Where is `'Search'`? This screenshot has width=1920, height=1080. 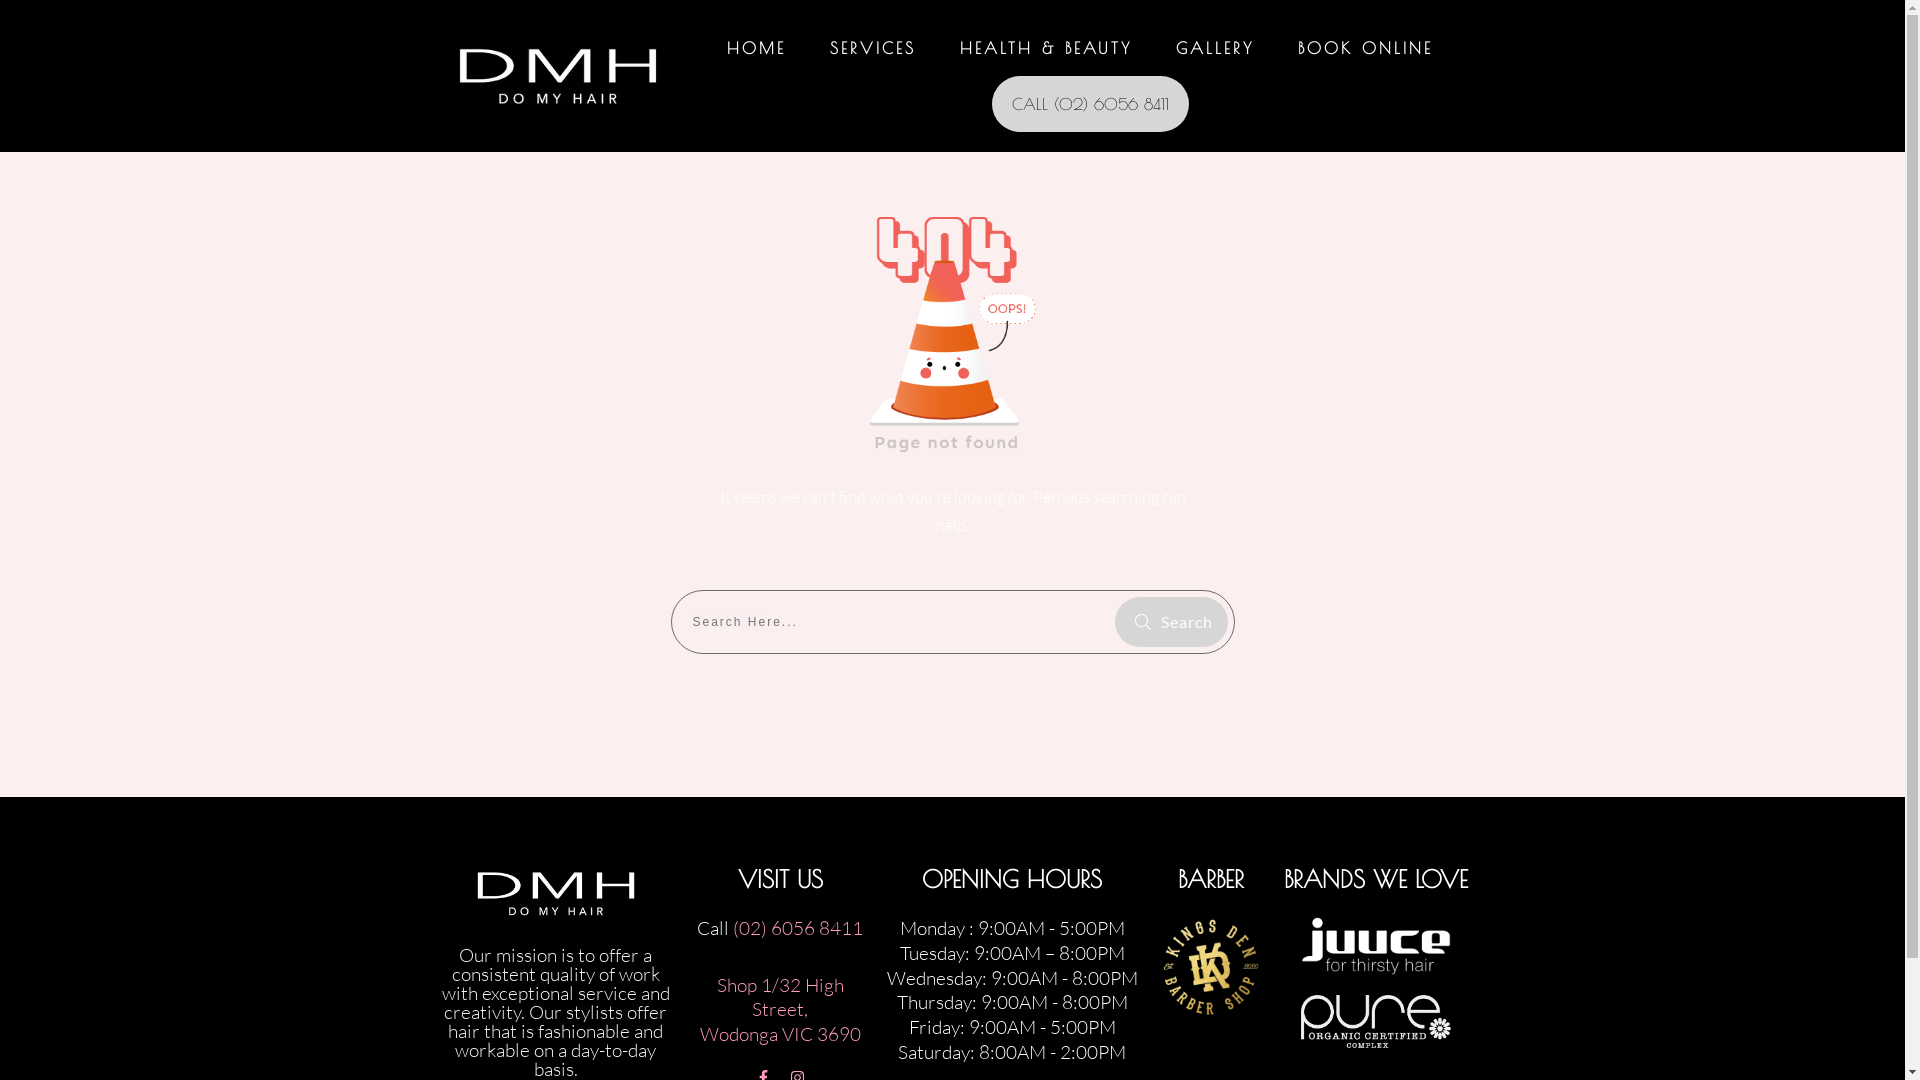
'Search' is located at coordinates (1170, 620).